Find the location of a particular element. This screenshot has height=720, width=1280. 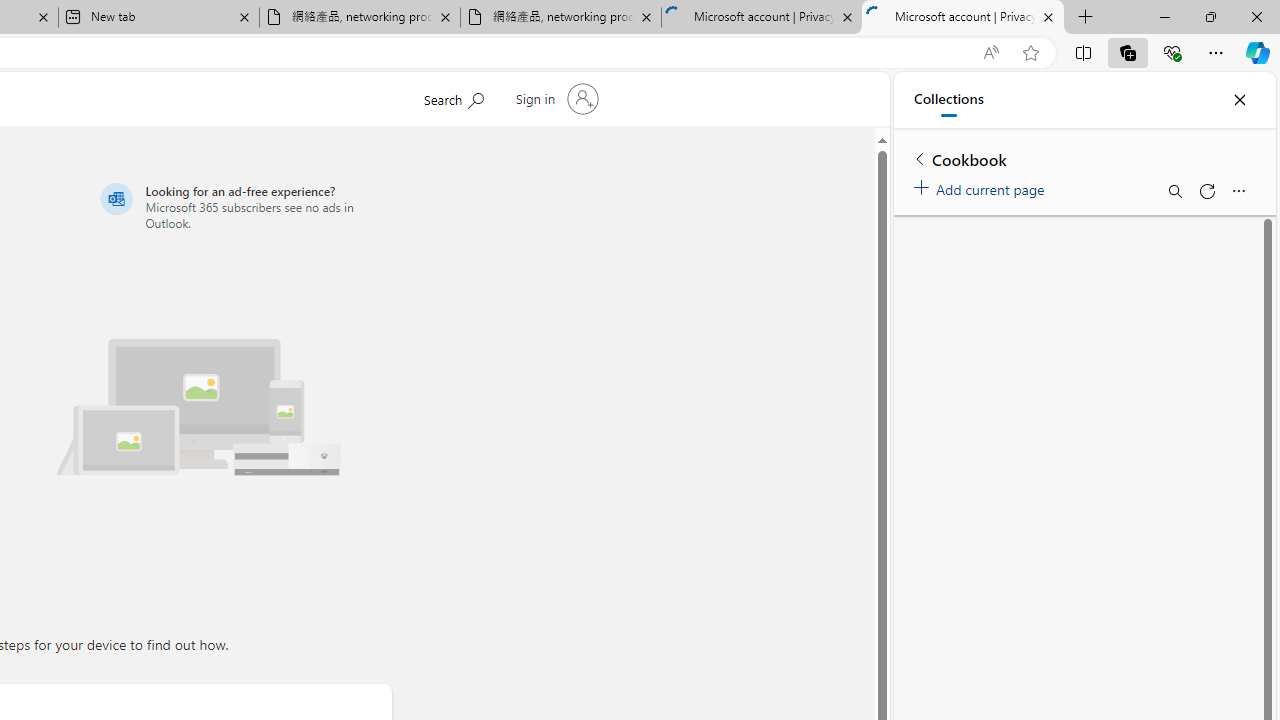

'Back to list of collections' is located at coordinates (919, 158).